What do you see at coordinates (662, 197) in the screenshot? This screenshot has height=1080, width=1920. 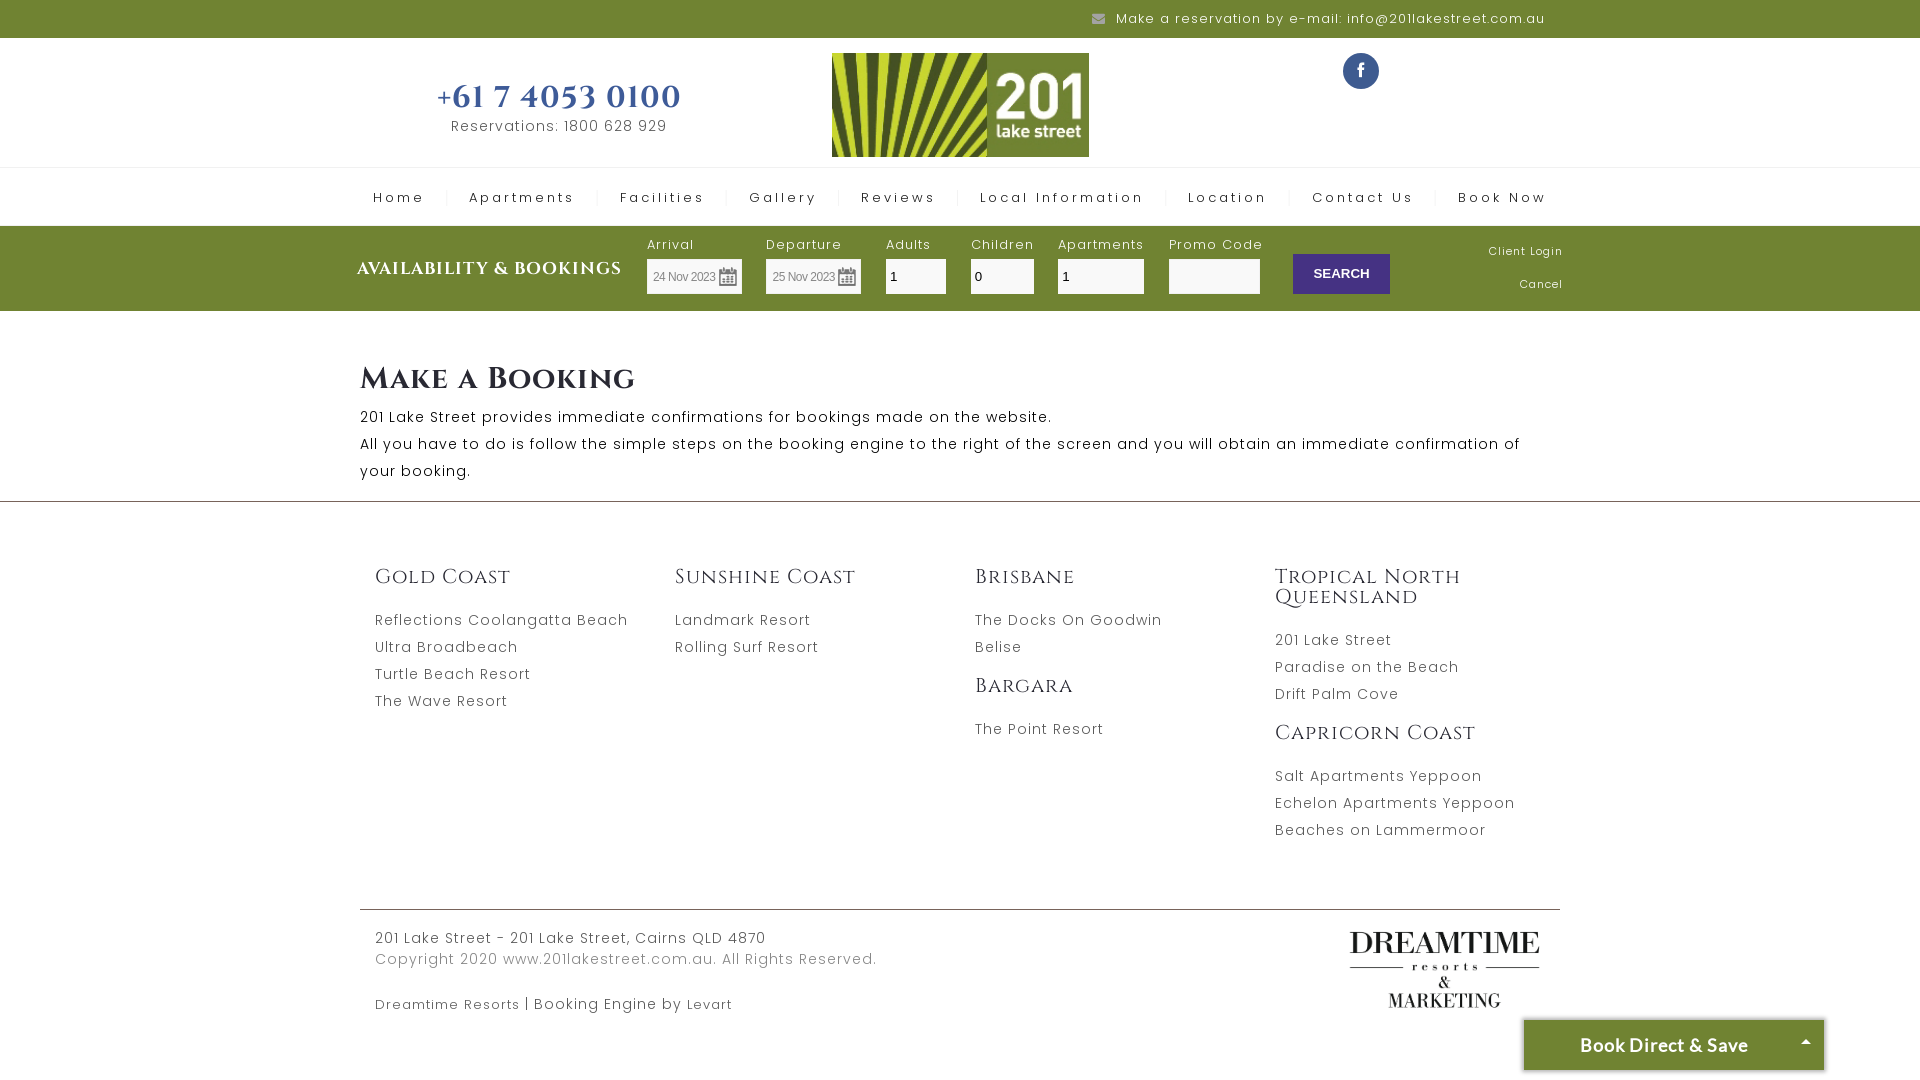 I see `'Facilities'` at bounding box center [662, 197].